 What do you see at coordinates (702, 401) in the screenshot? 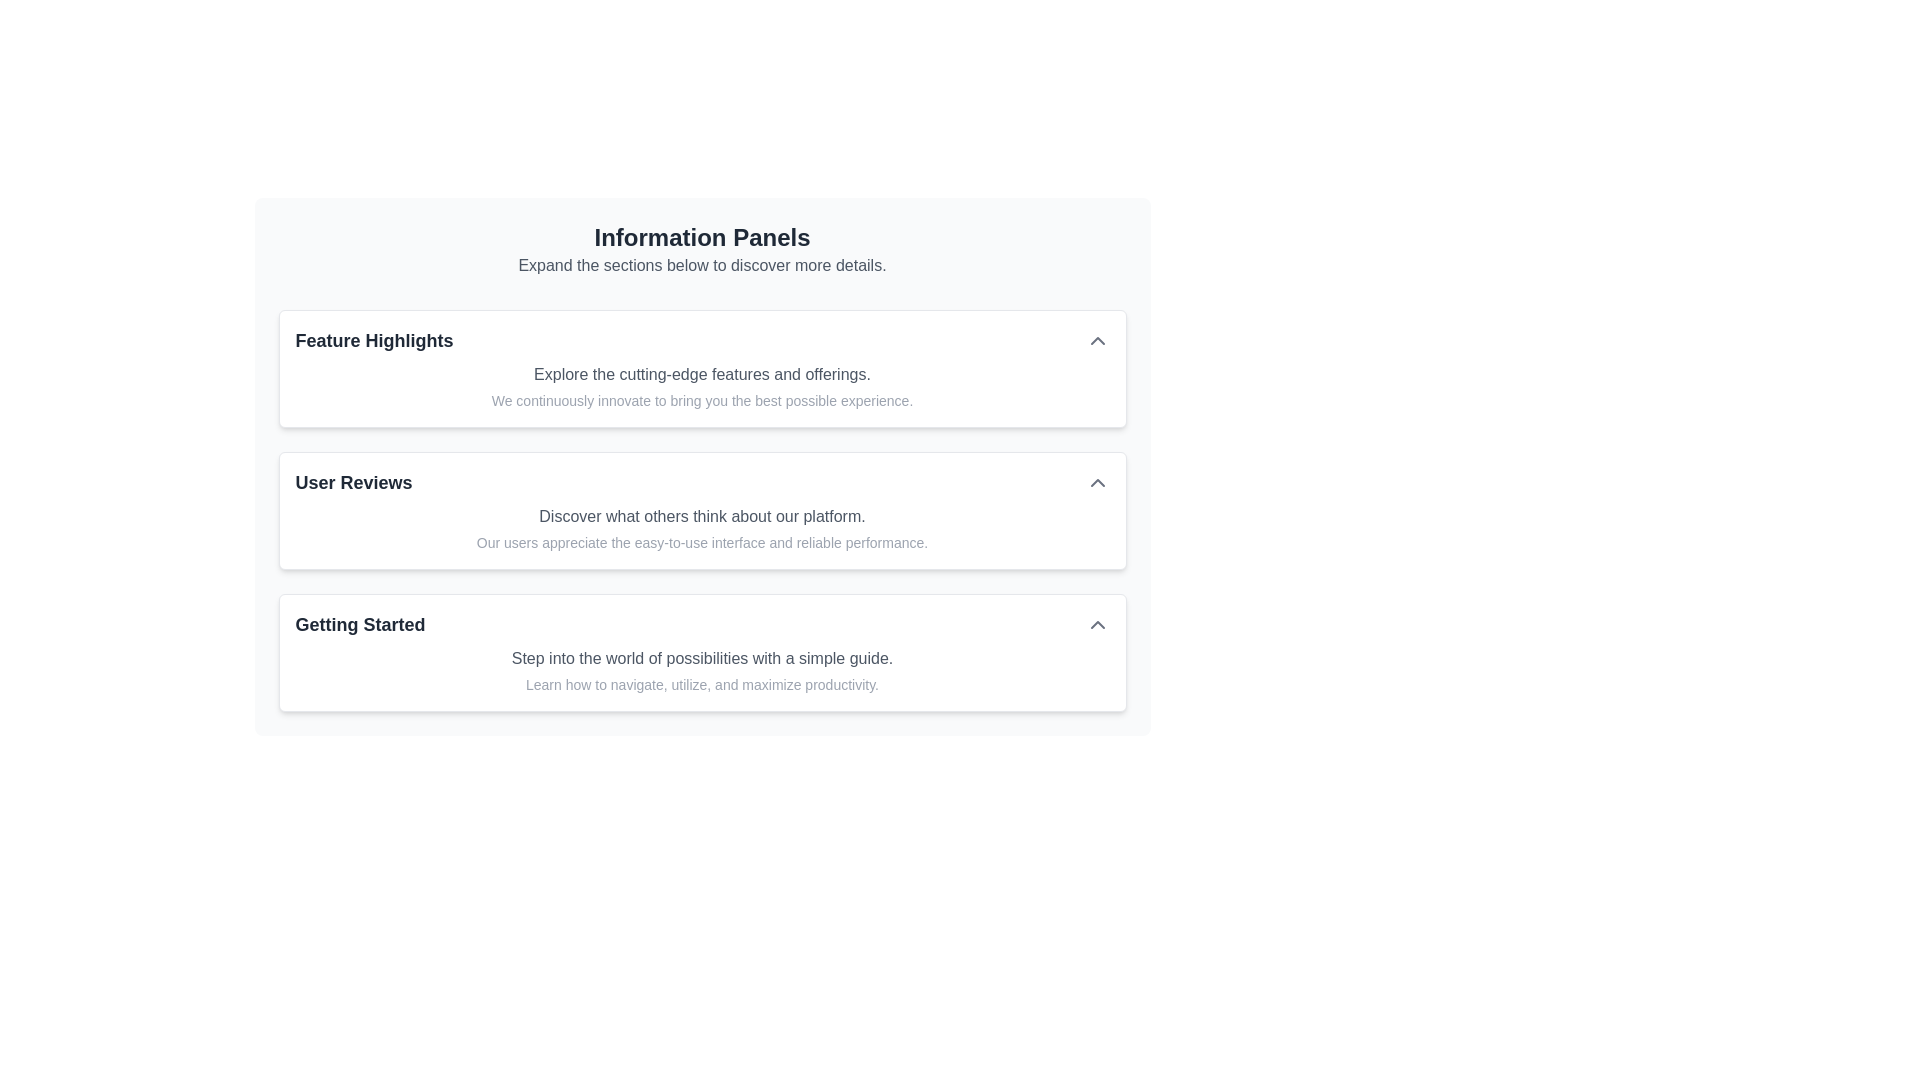
I see `the static text that reads 'We continuously innovate to bring you the best possible experience.' located at the bottom of the 'Feature Highlights' card` at bounding box center [702, 401].